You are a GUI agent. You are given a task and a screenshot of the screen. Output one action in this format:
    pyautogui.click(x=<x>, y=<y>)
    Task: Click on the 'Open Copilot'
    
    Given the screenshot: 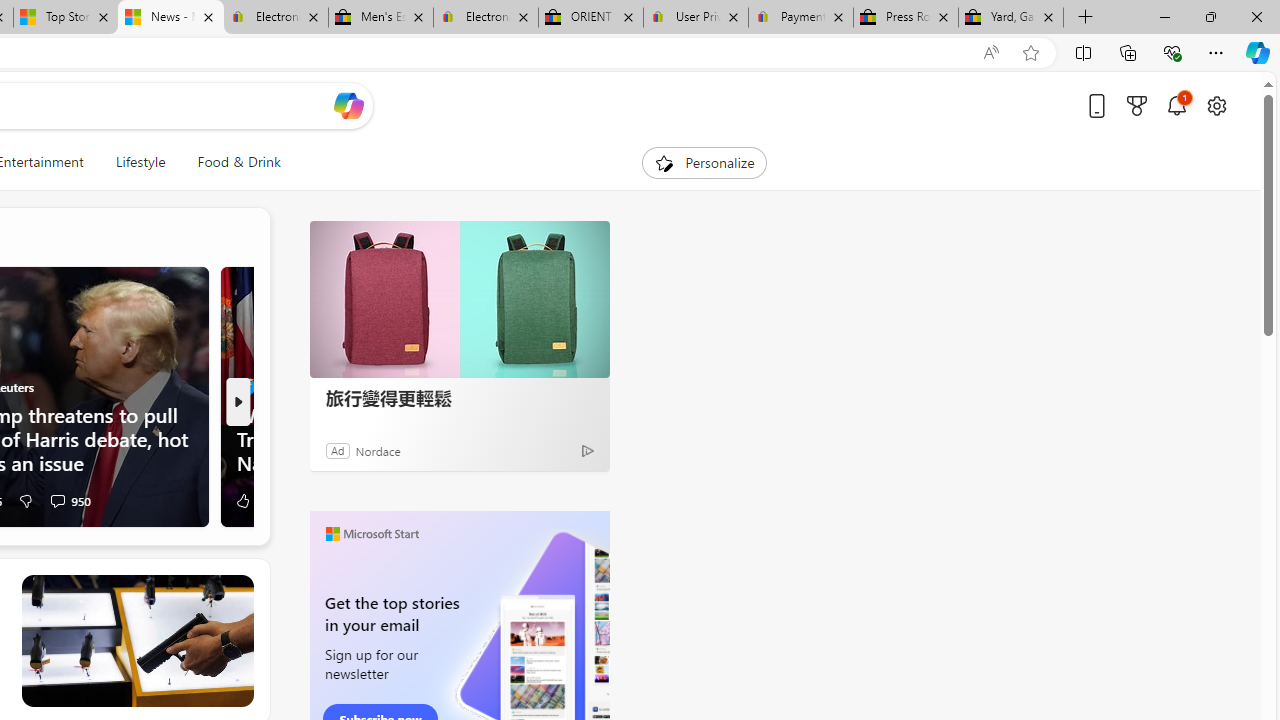 What is the action you would take?
    pyautogui.click(x=348, y=105)
    